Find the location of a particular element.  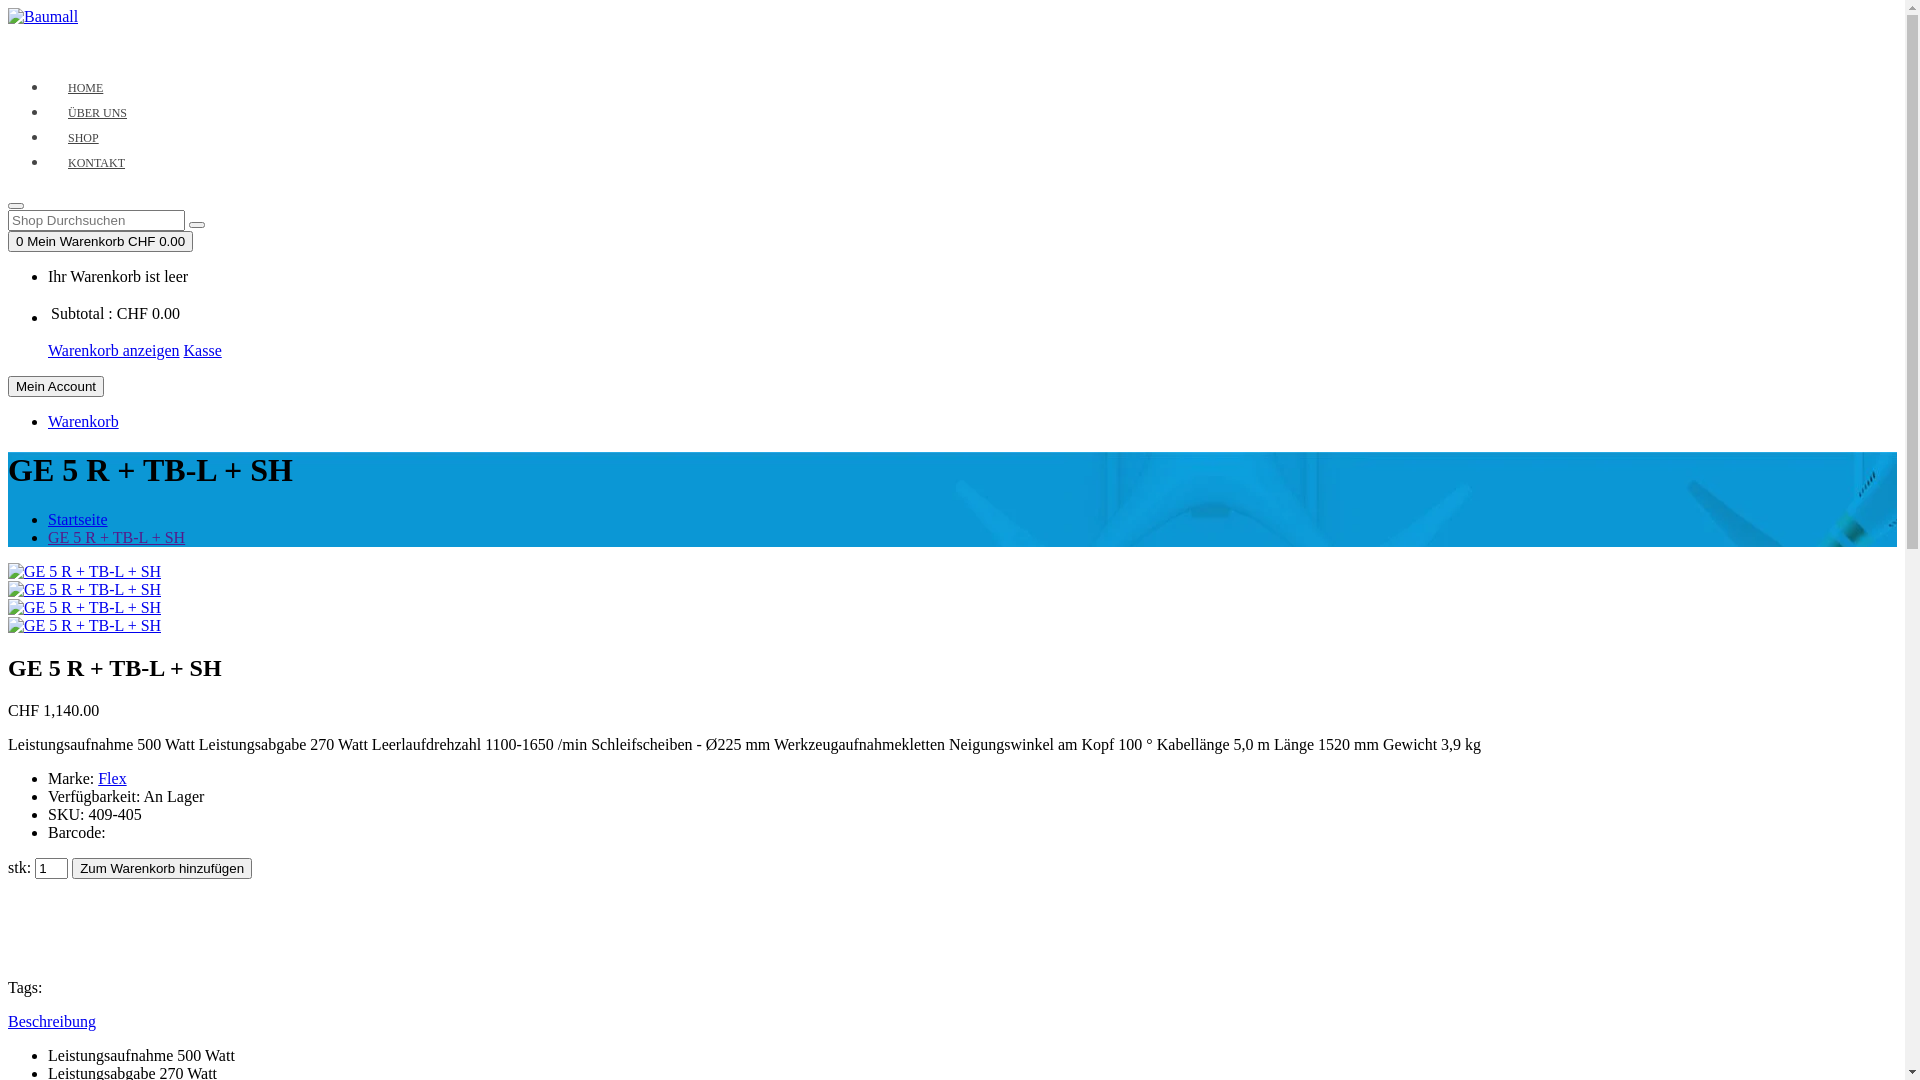

'GE 5 R + TB-L + SH' is located at coordinates (83, 607).